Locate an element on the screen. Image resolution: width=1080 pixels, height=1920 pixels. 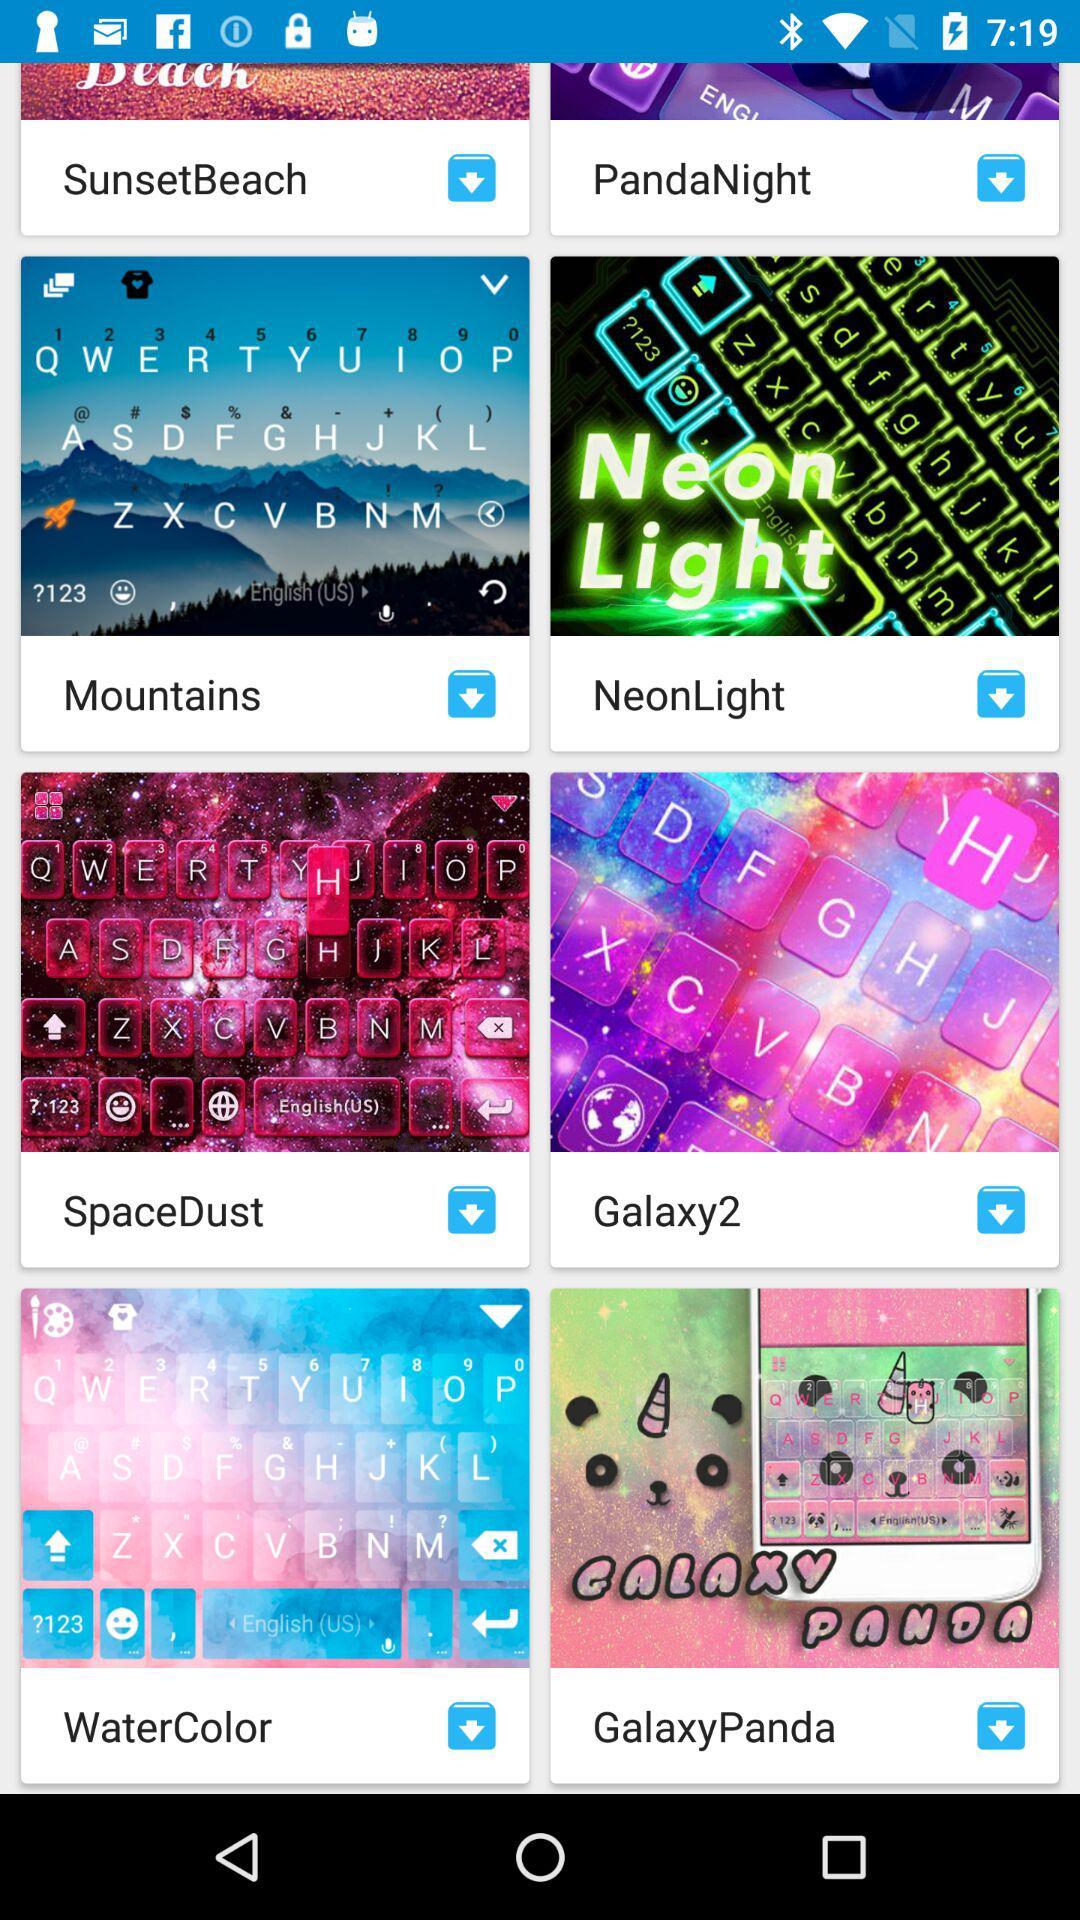
pandanight is located at coordinates (1001, 177).